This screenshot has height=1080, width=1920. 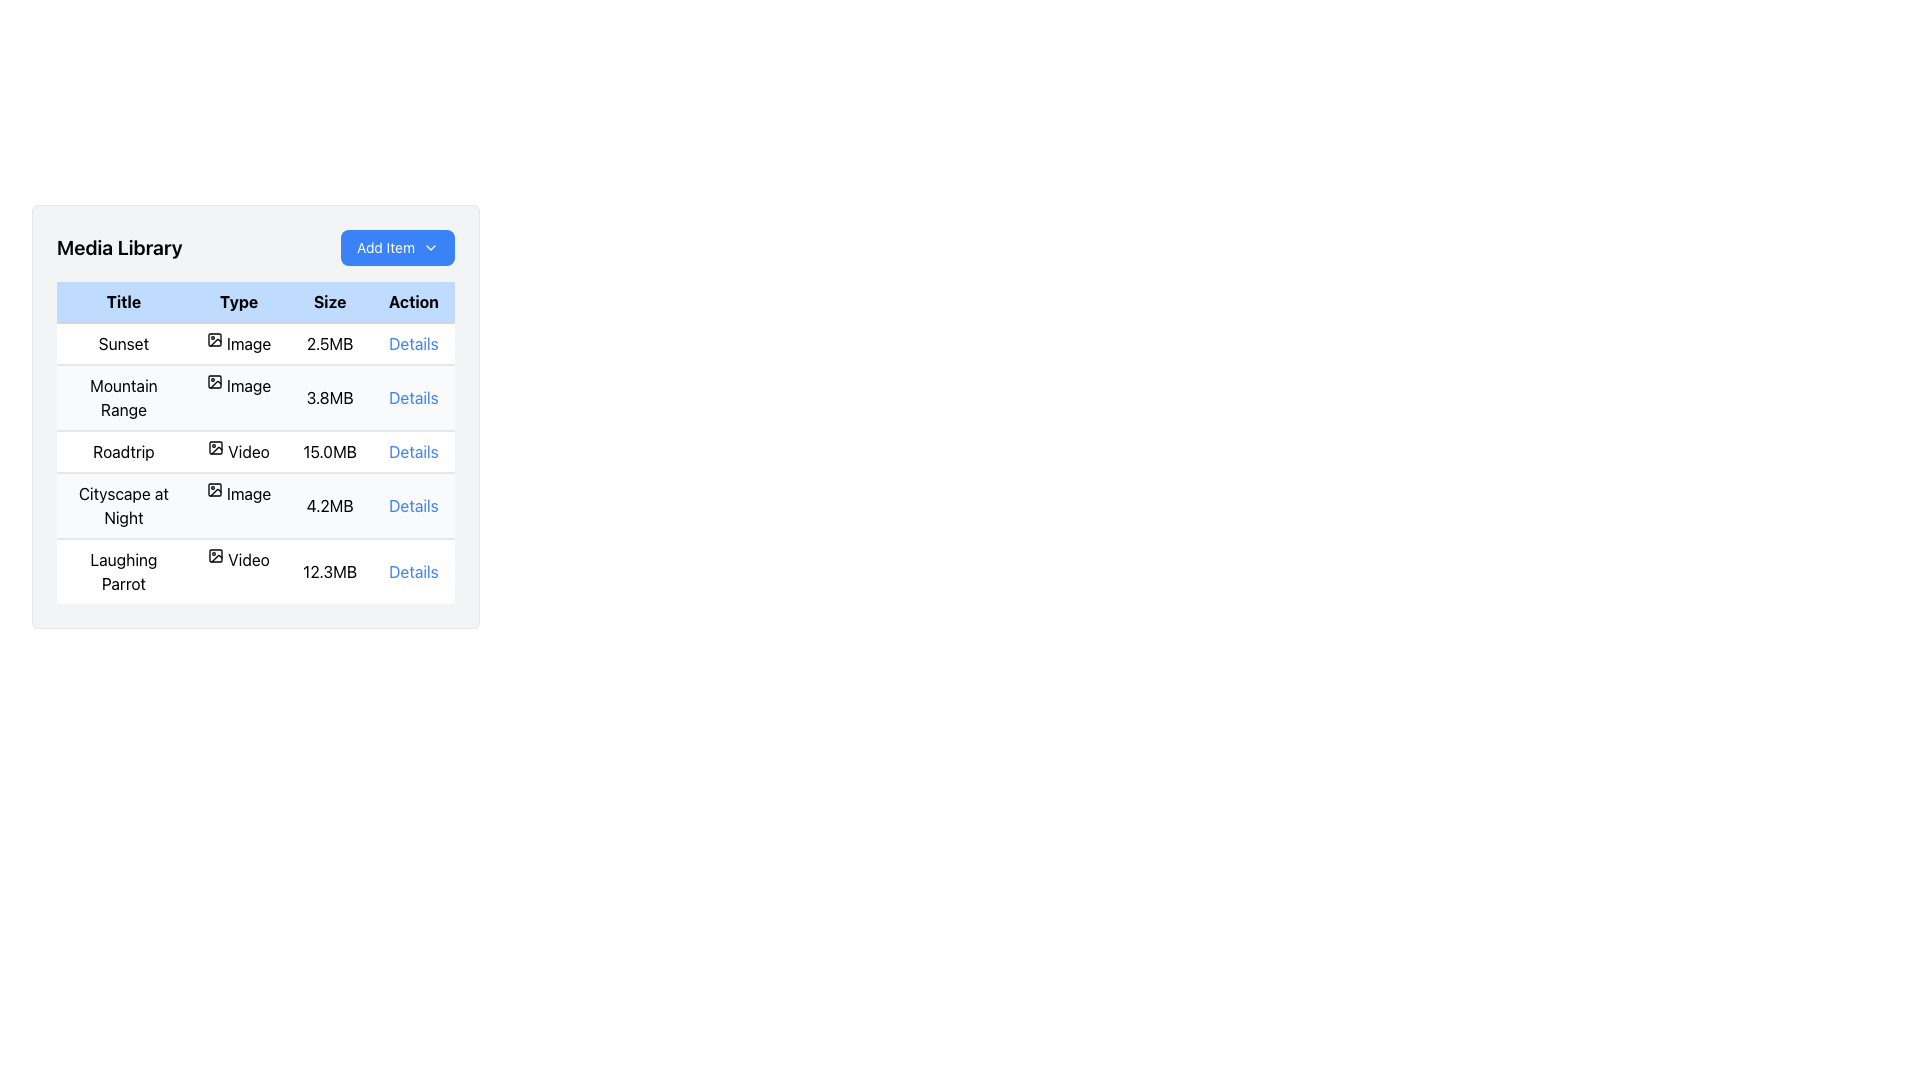 What do you see at coordinates (122, 397) in the screenshot?
I see `the text element displaying 'Mountain Range' which is centrally aligned in the second row of the 'Title' column in the tabular layout` at bounding box center [122, 397].